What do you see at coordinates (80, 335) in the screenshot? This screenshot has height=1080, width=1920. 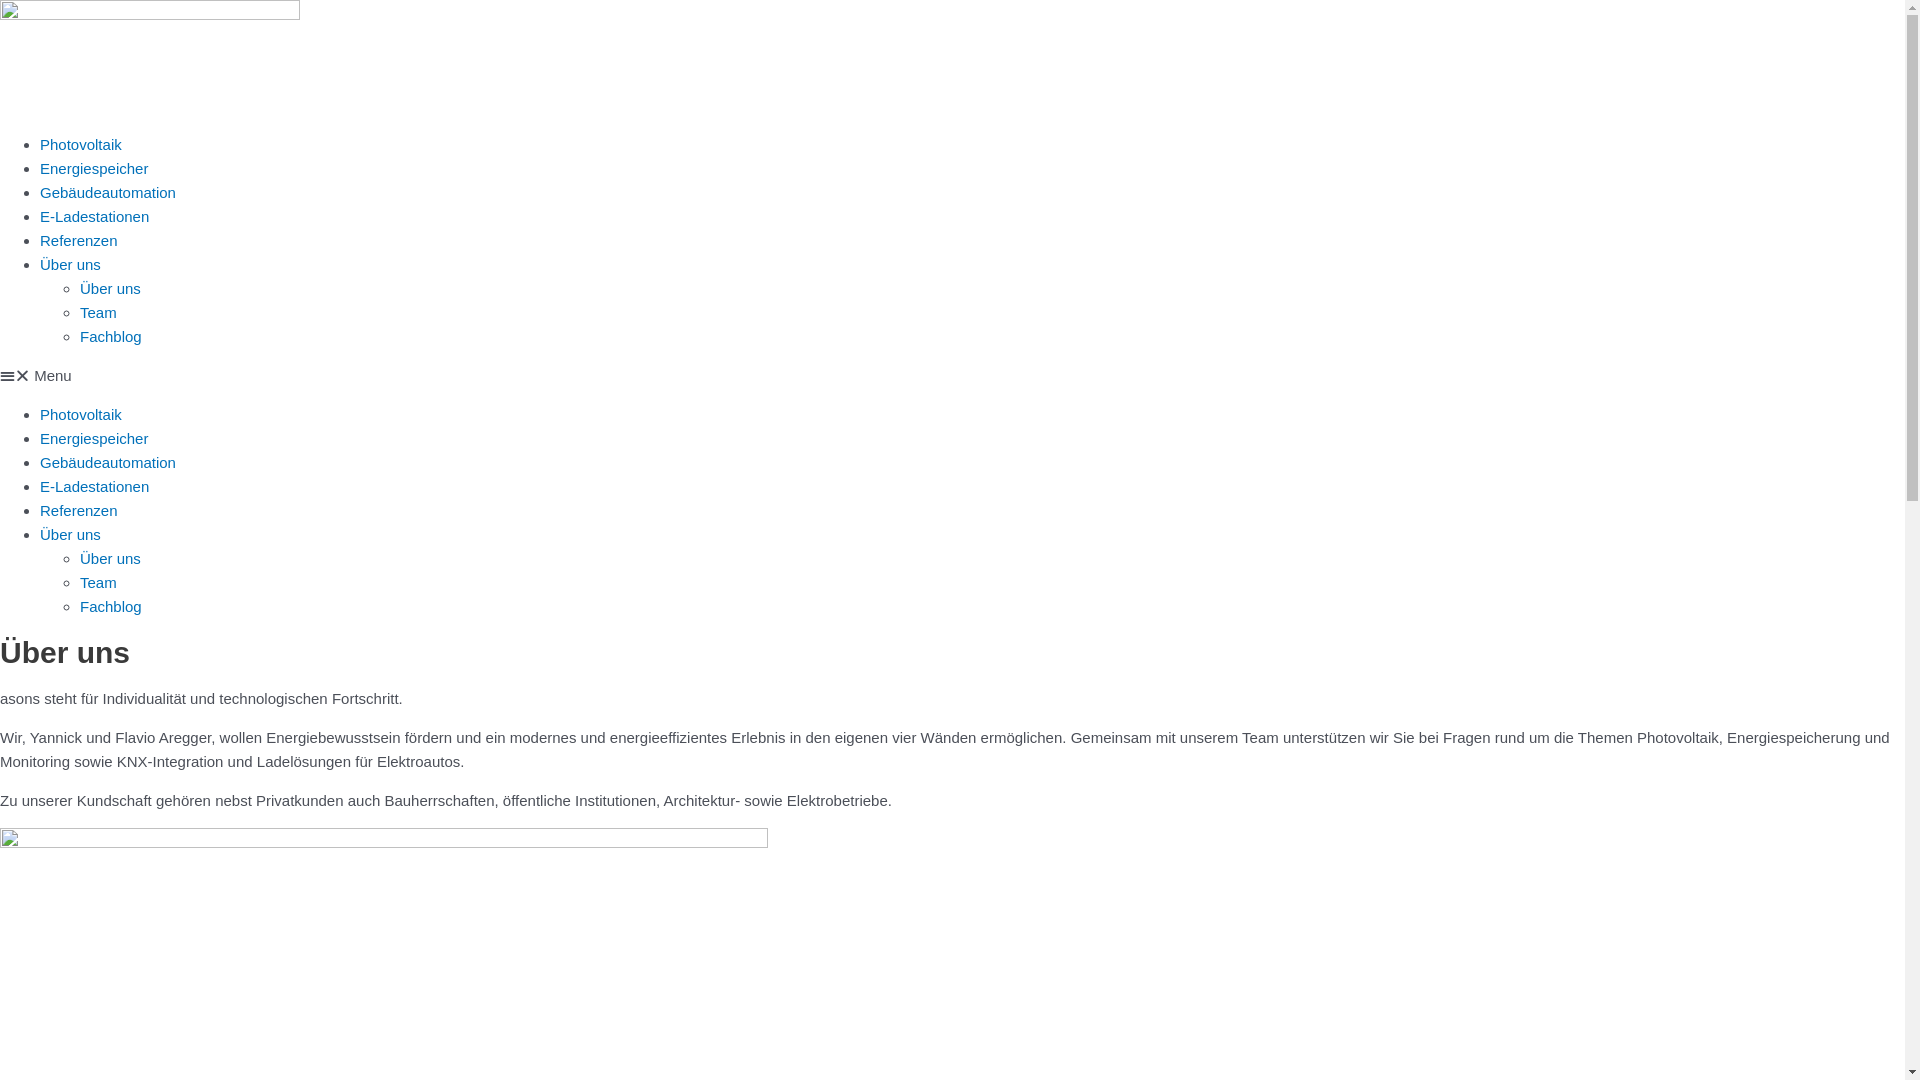 I see `'Fachblog'` at bounding box center [80, 335].